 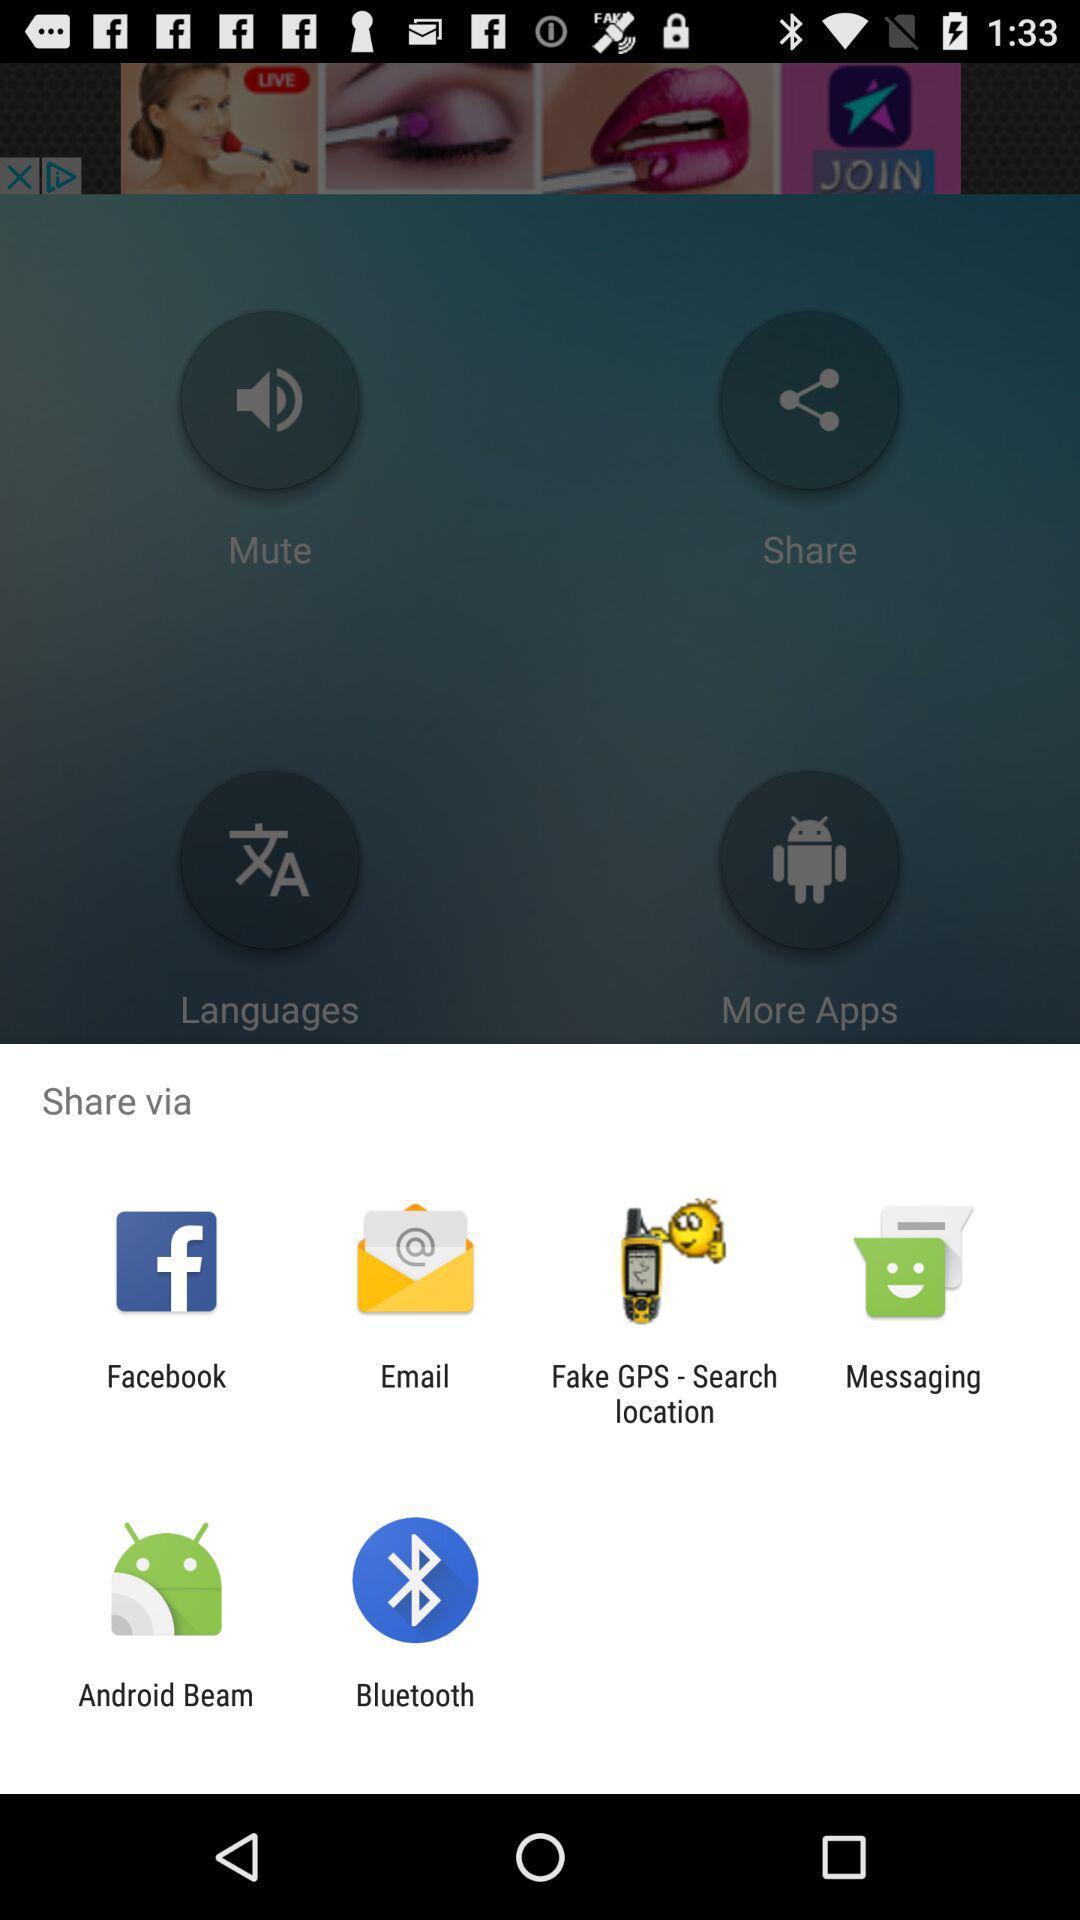 What do you see at coordinates (414, 1711) in the screenshot?
I see `app next to android beam item` at bounding box center [414, 1711].